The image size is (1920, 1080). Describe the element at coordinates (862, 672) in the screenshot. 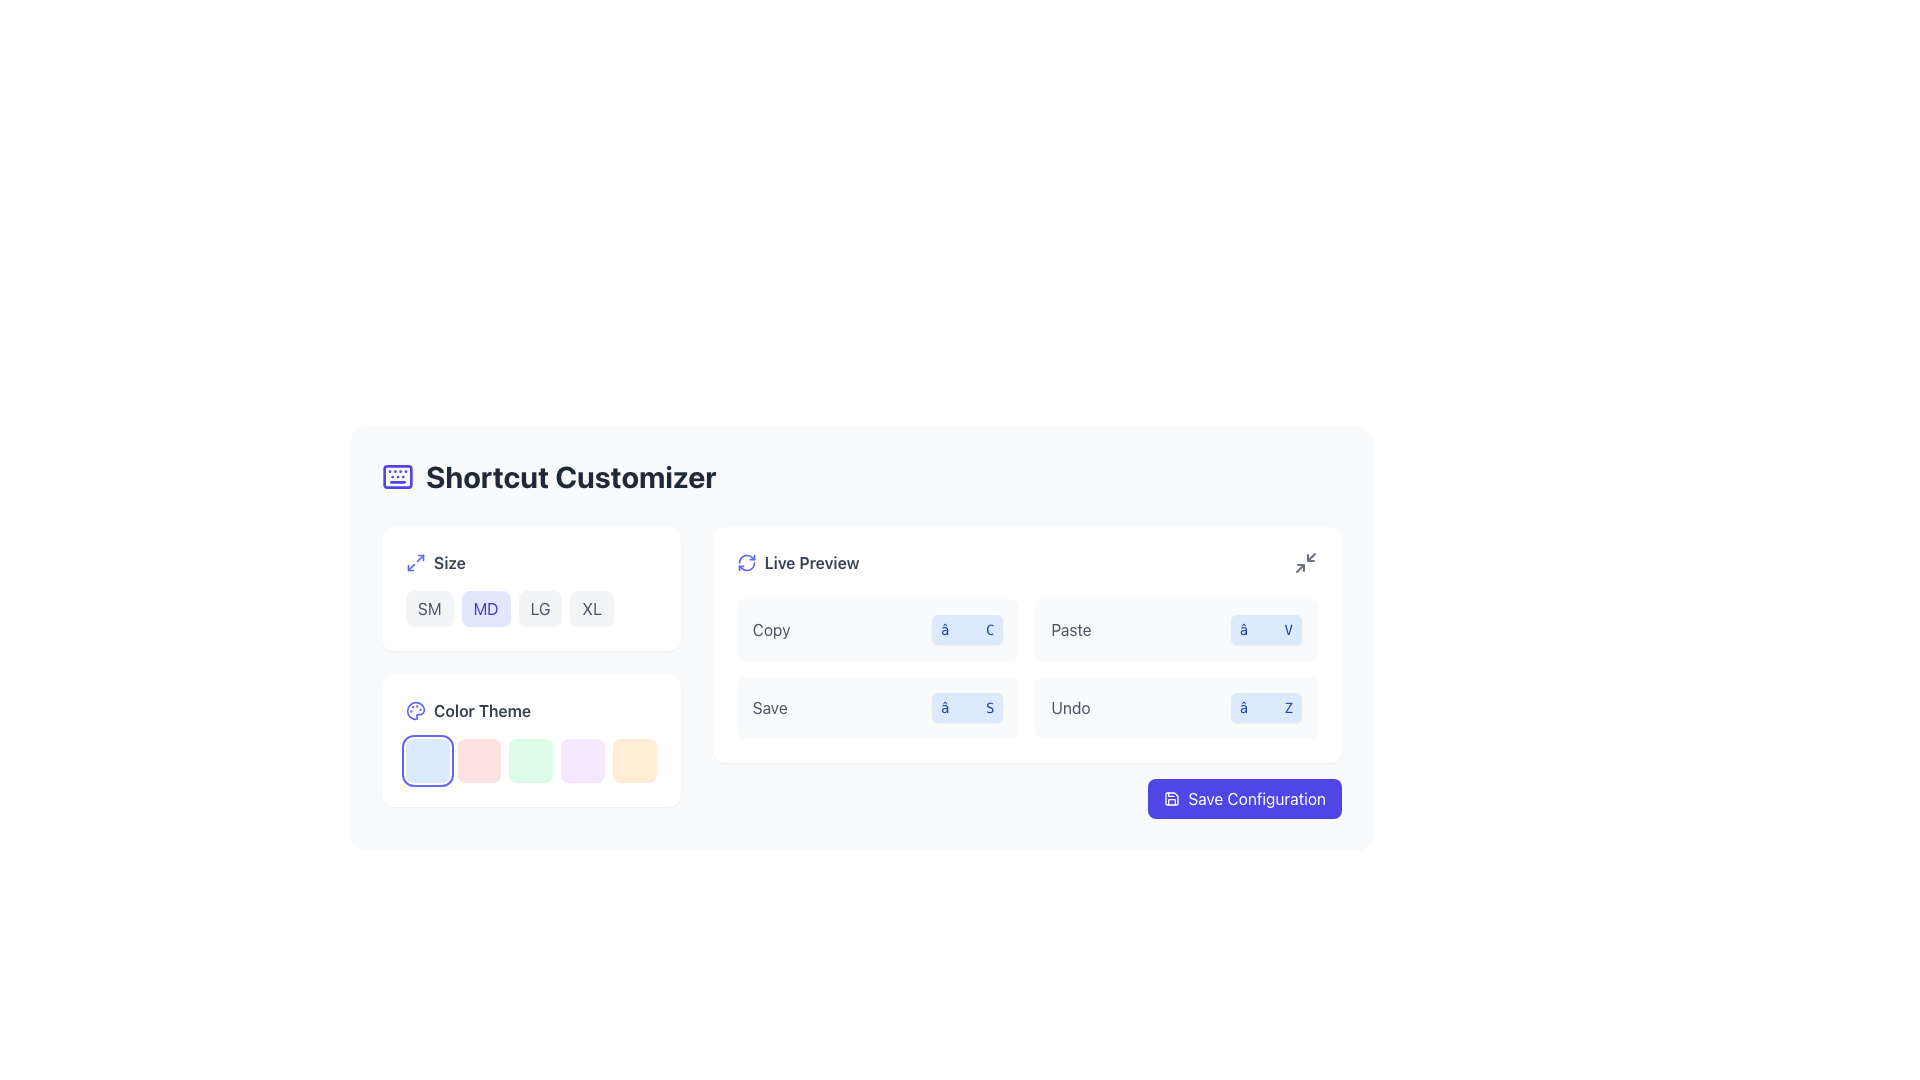

I see `the grid of interactive buttons for 'Copy', 'Paste', 'Save', and 'Undo' actions located in the 'Live Preview' section of the 'Shortcut Customizer' widget` at that location.